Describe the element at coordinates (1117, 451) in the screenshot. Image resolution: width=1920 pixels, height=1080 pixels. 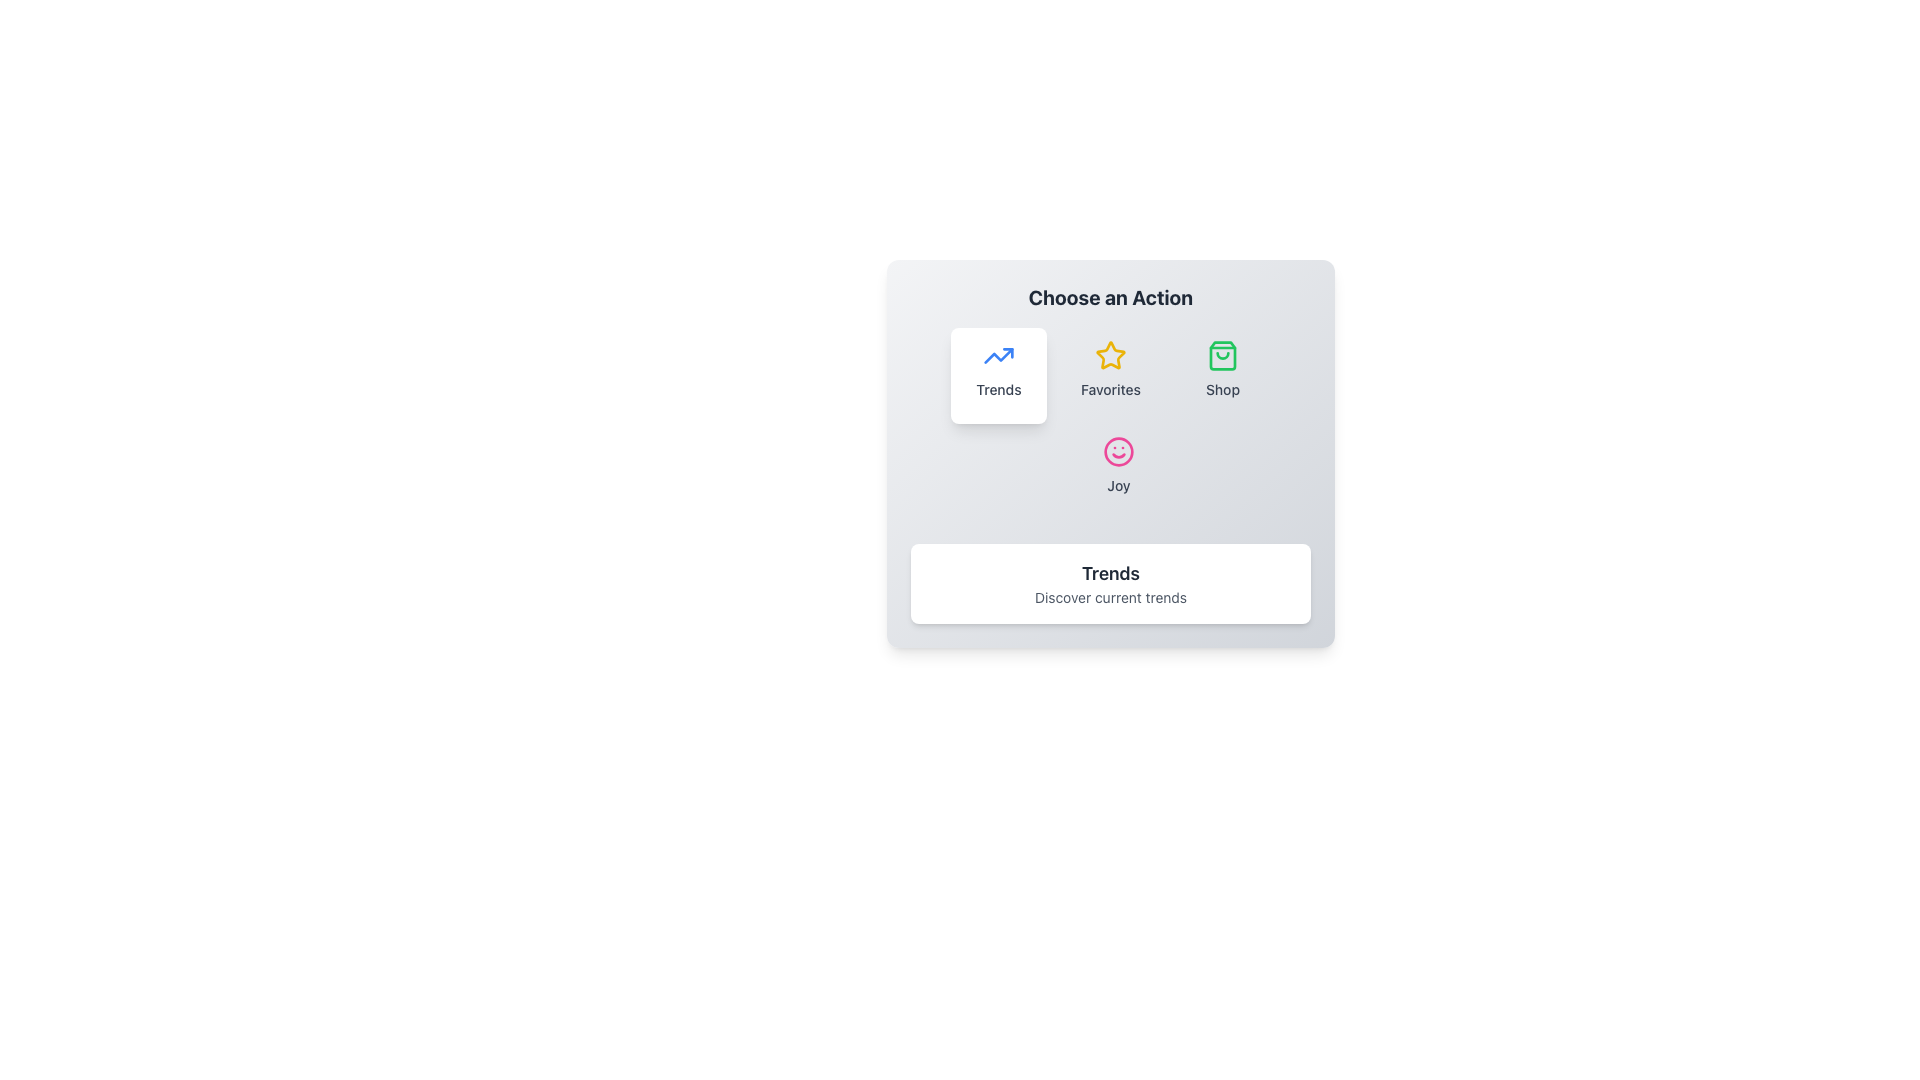
I see `the main circular component of the smiley face icon labeled as 'Joy' within the grid of icons located at the bottom-right corner` at that location.